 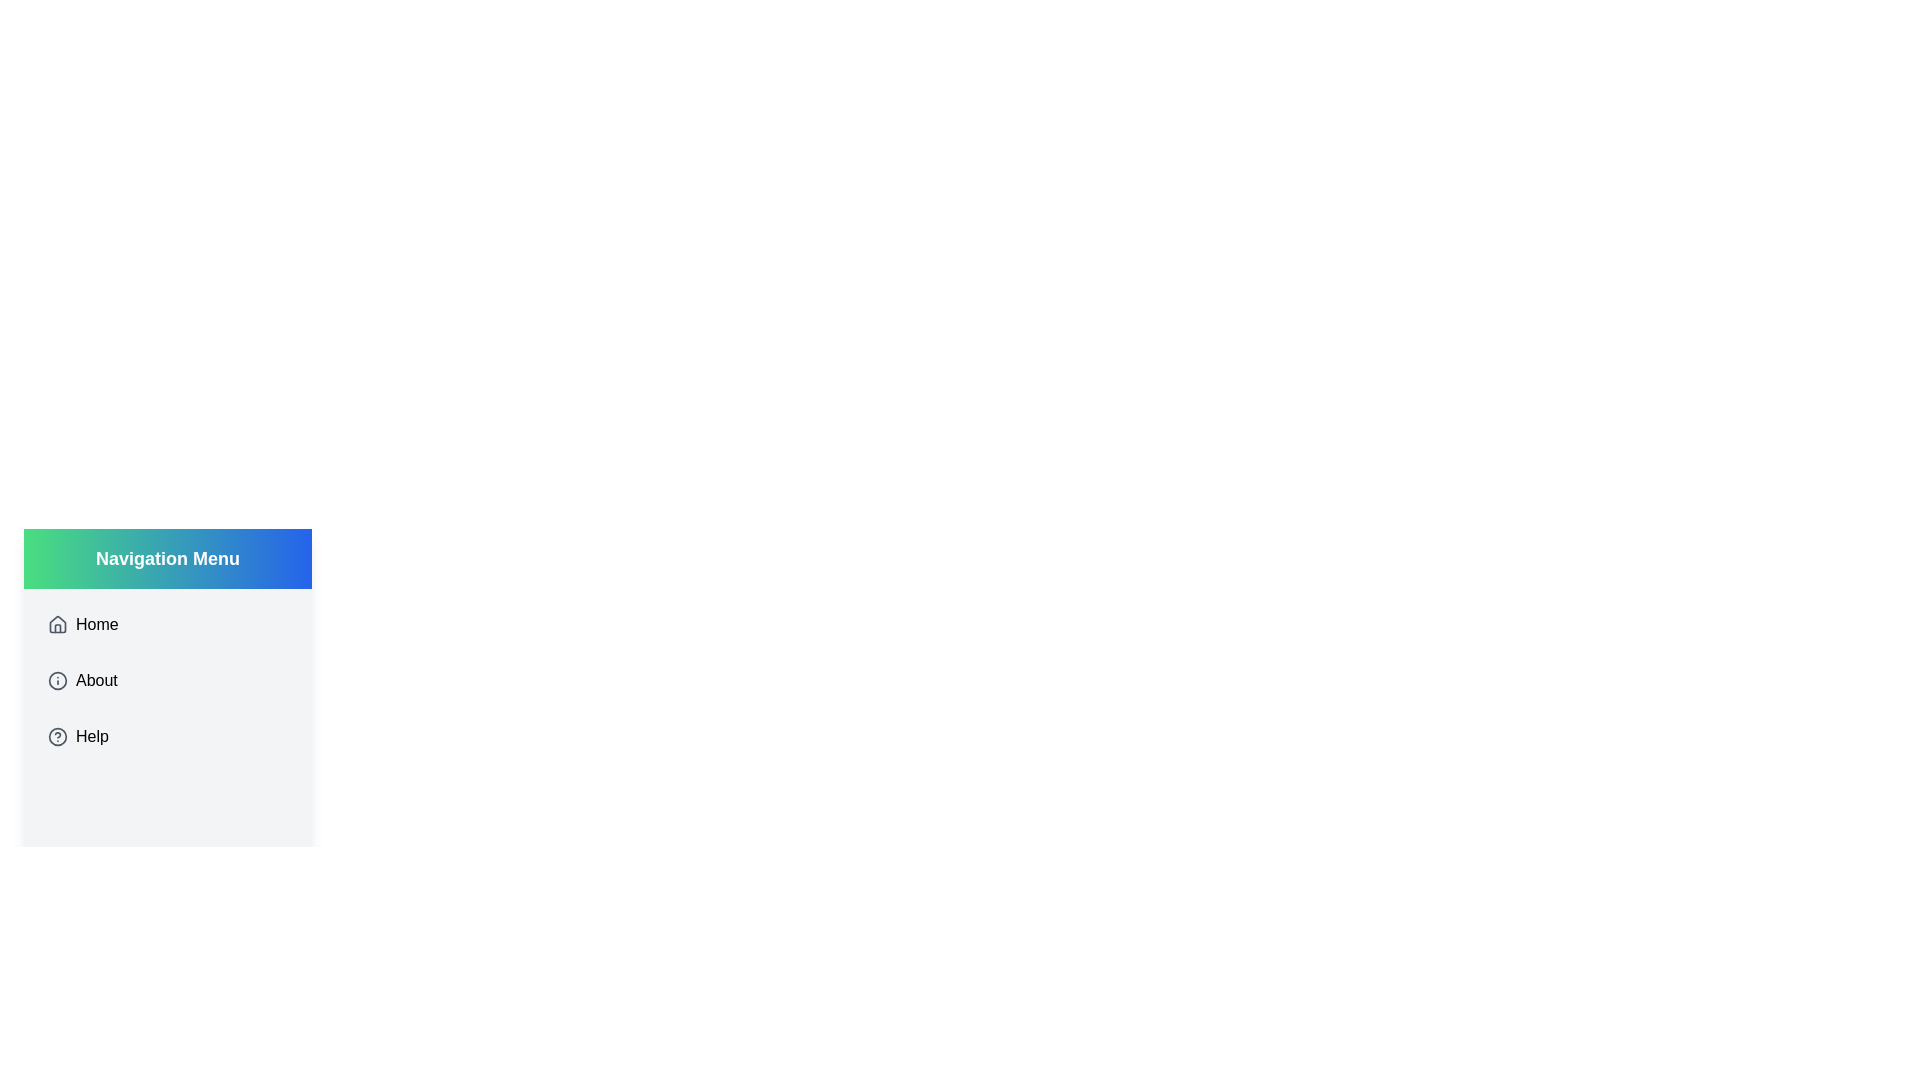 What do you see at coordinates (168, 559) in the screenshot?
I see `the 'Navigation Menu' header element, which is a rectangular block with a gradient background from green to blue, containing bold white capitalized text, centered in the sidebar menu` at bounding box center [168, 559].